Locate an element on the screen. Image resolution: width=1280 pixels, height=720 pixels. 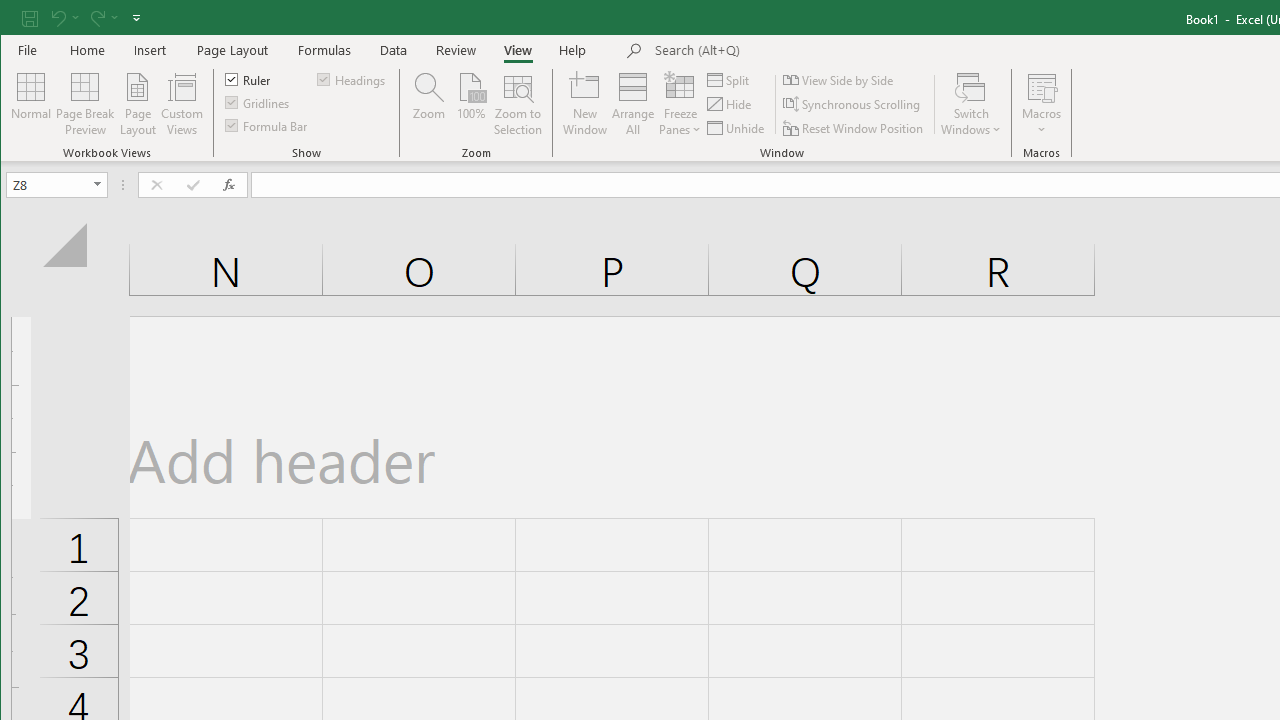
'View Macros' is located at coordinates (1040, 85).